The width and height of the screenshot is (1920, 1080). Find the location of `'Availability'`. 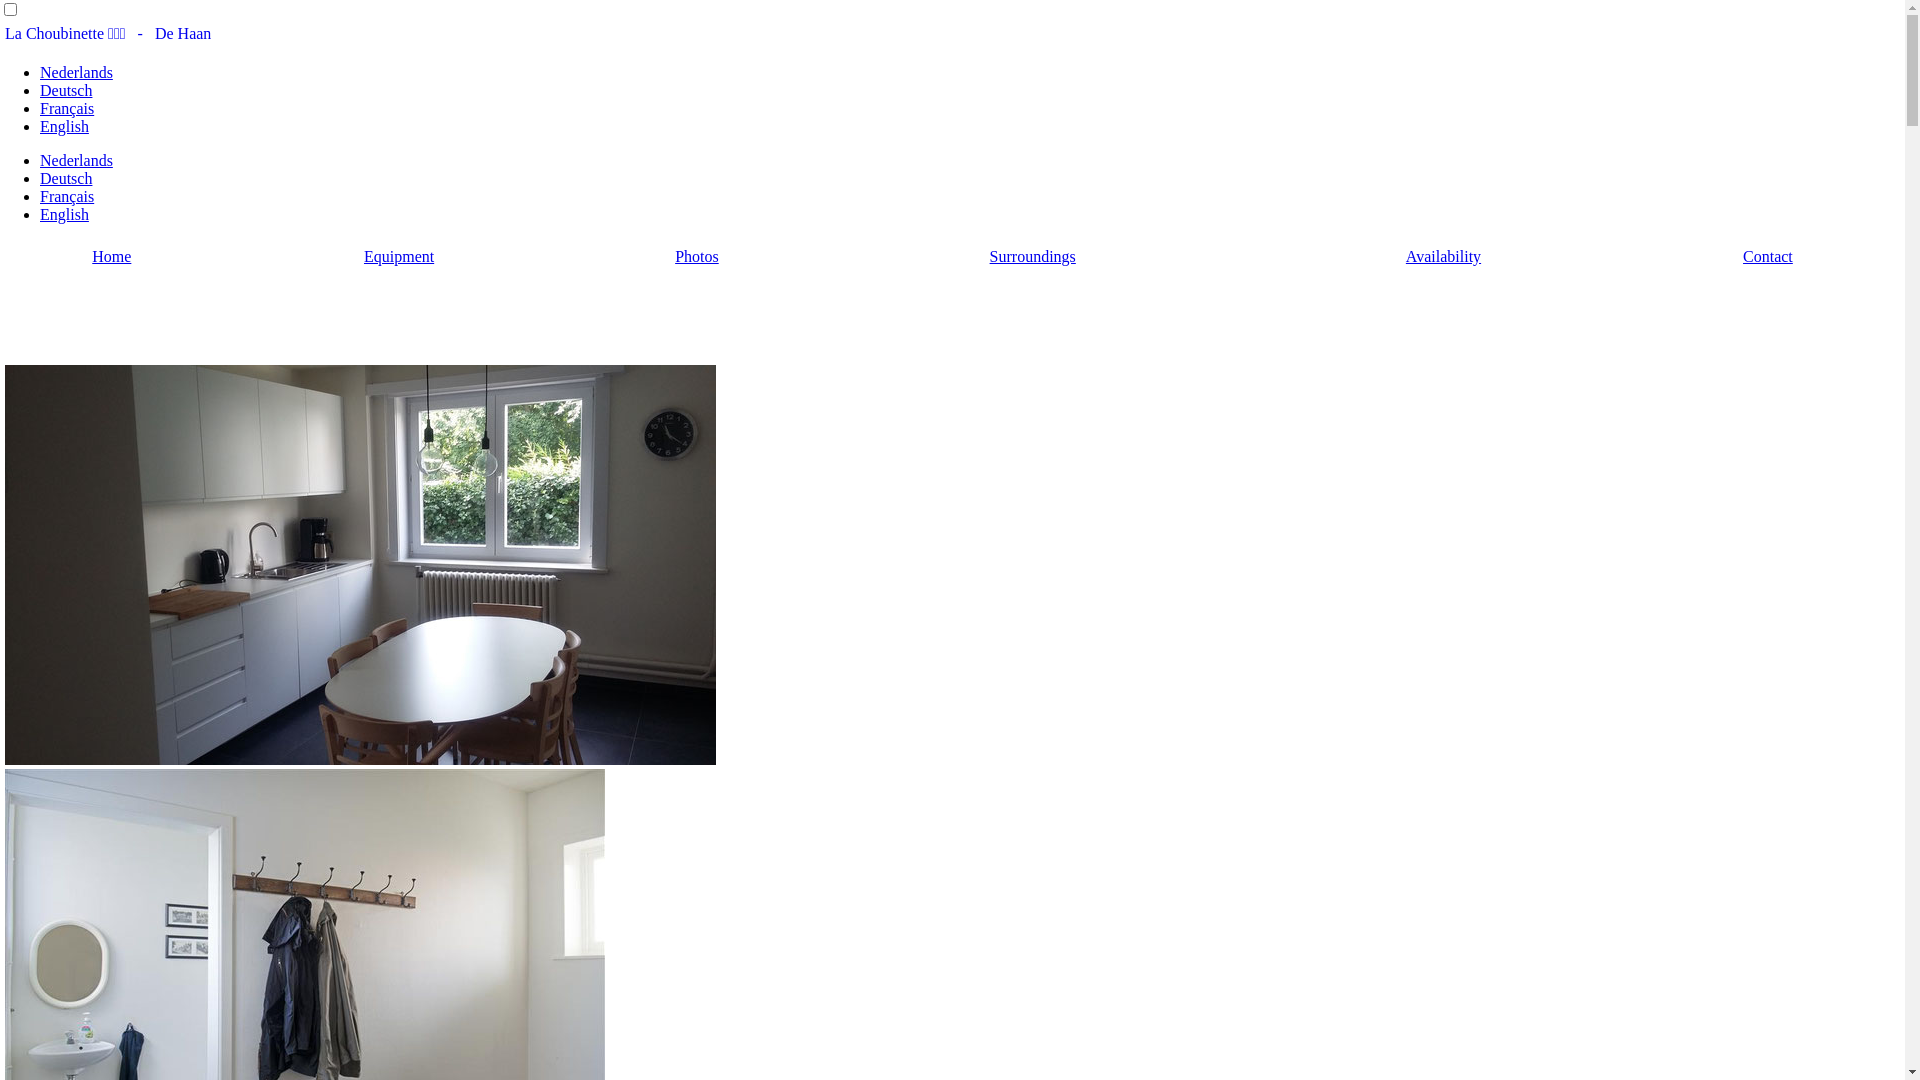

'Availability' is located at coordinates (1443, 255).